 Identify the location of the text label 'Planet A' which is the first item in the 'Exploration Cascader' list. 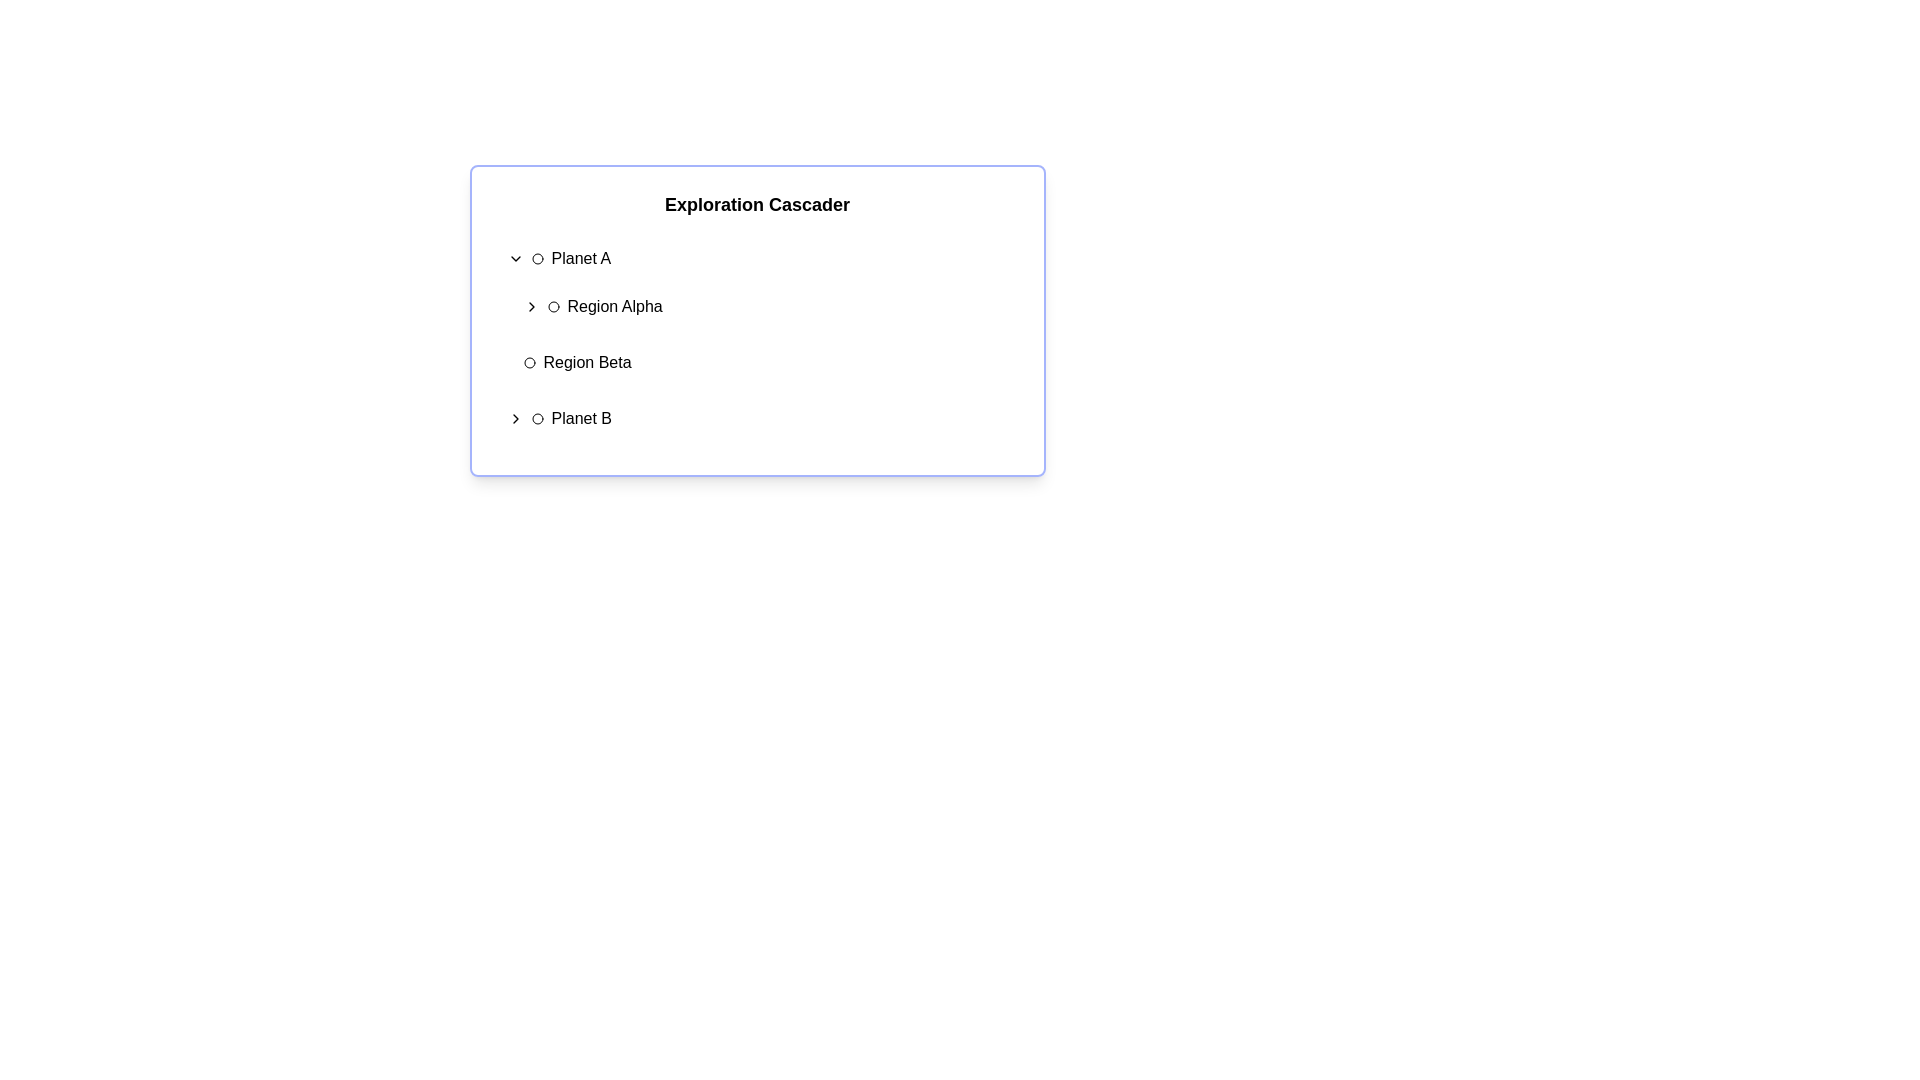
(580, 257).